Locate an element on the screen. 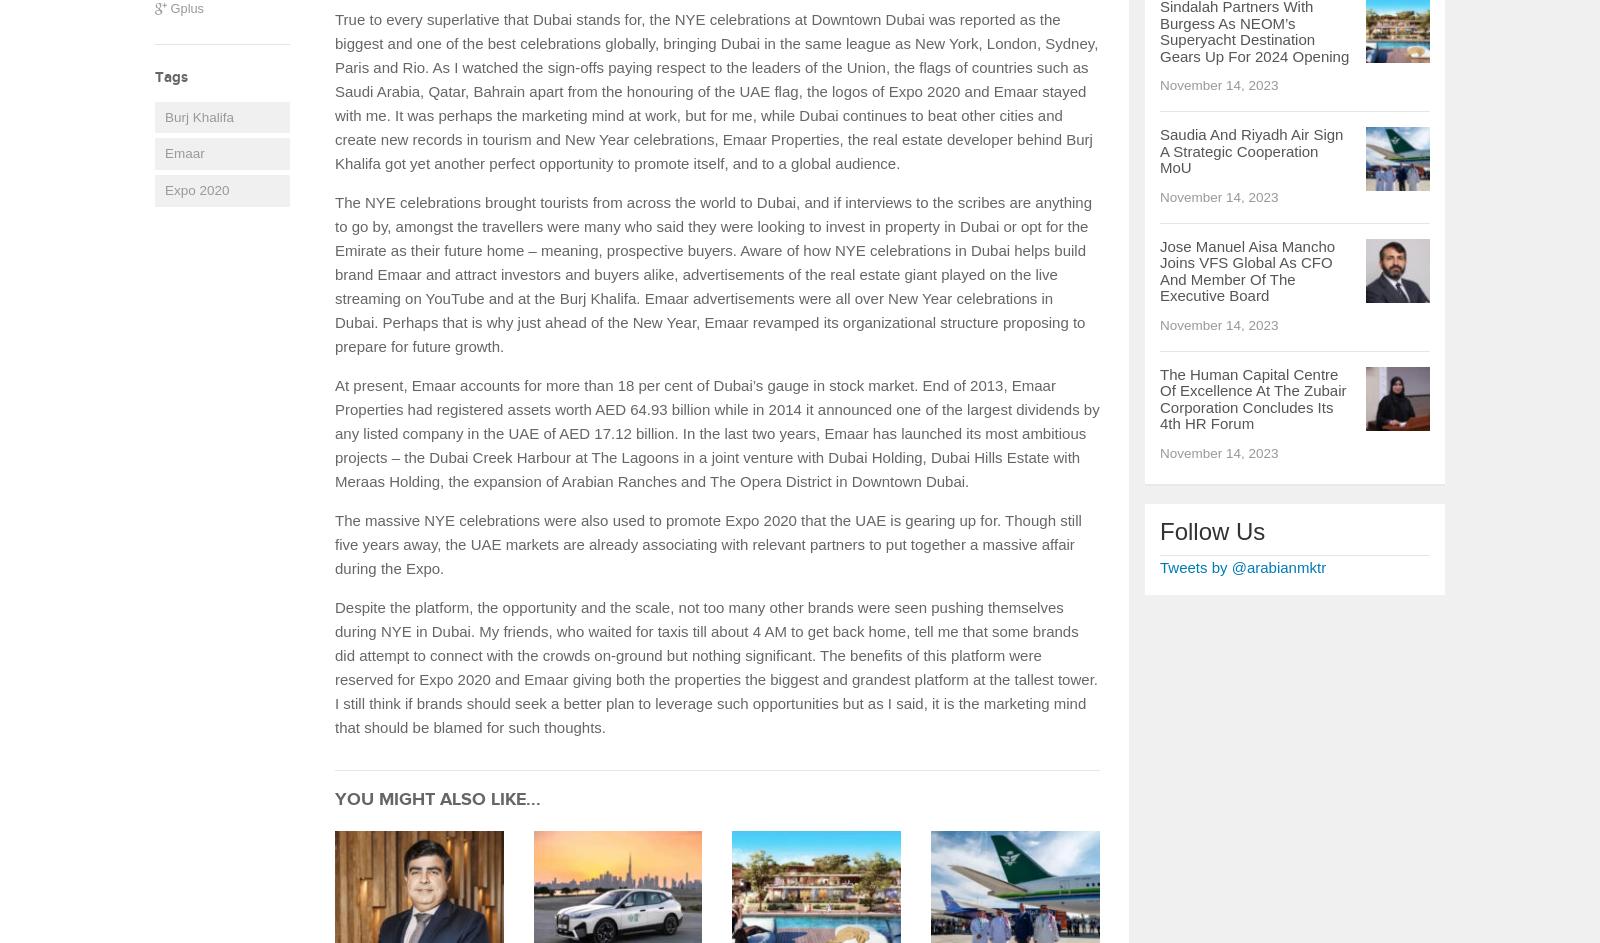 The width and height of the screenshot is (1600, 943). 'Burj Khalifa' is located at coordinates (163, 116).